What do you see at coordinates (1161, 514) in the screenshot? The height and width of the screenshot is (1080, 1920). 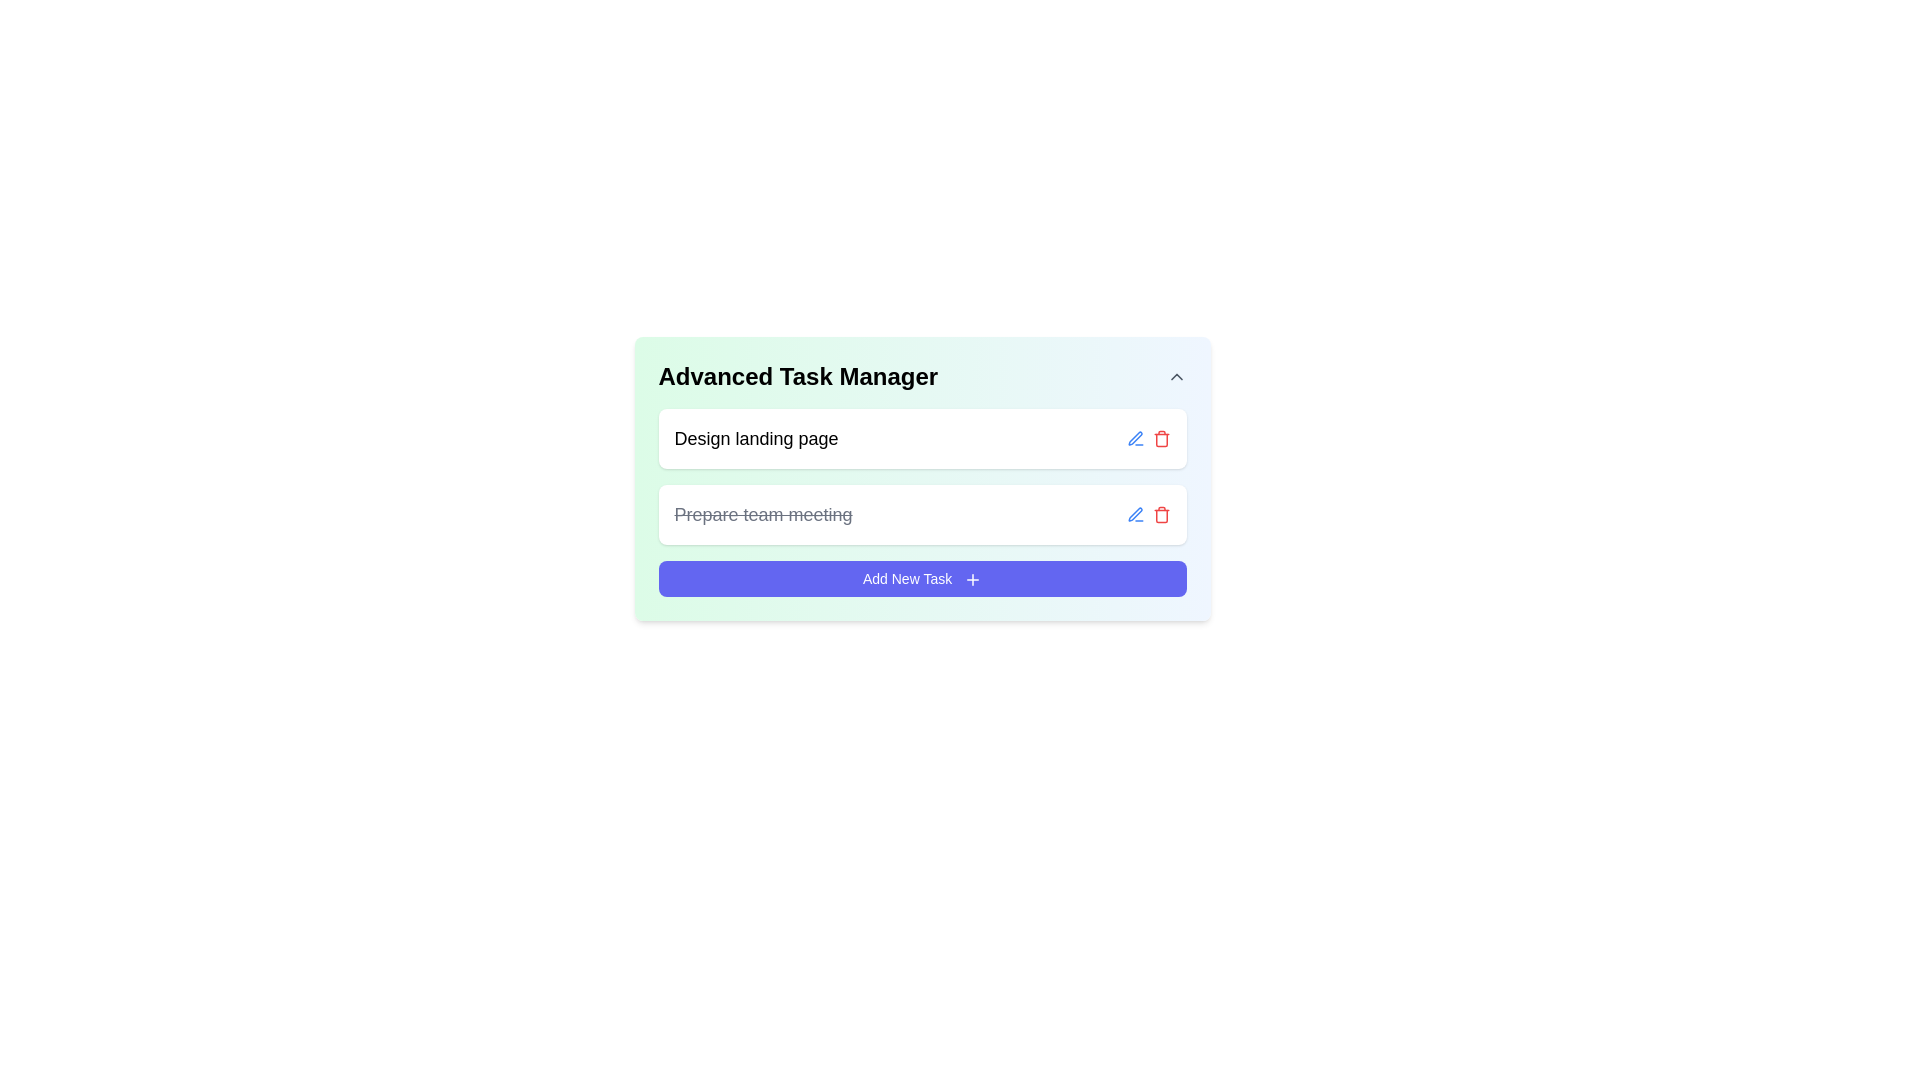 I see `the delete button, which is the second interactive icon to the right of the second task labeled 'Prepare team meeting'` at bounding box center [1161, 514].